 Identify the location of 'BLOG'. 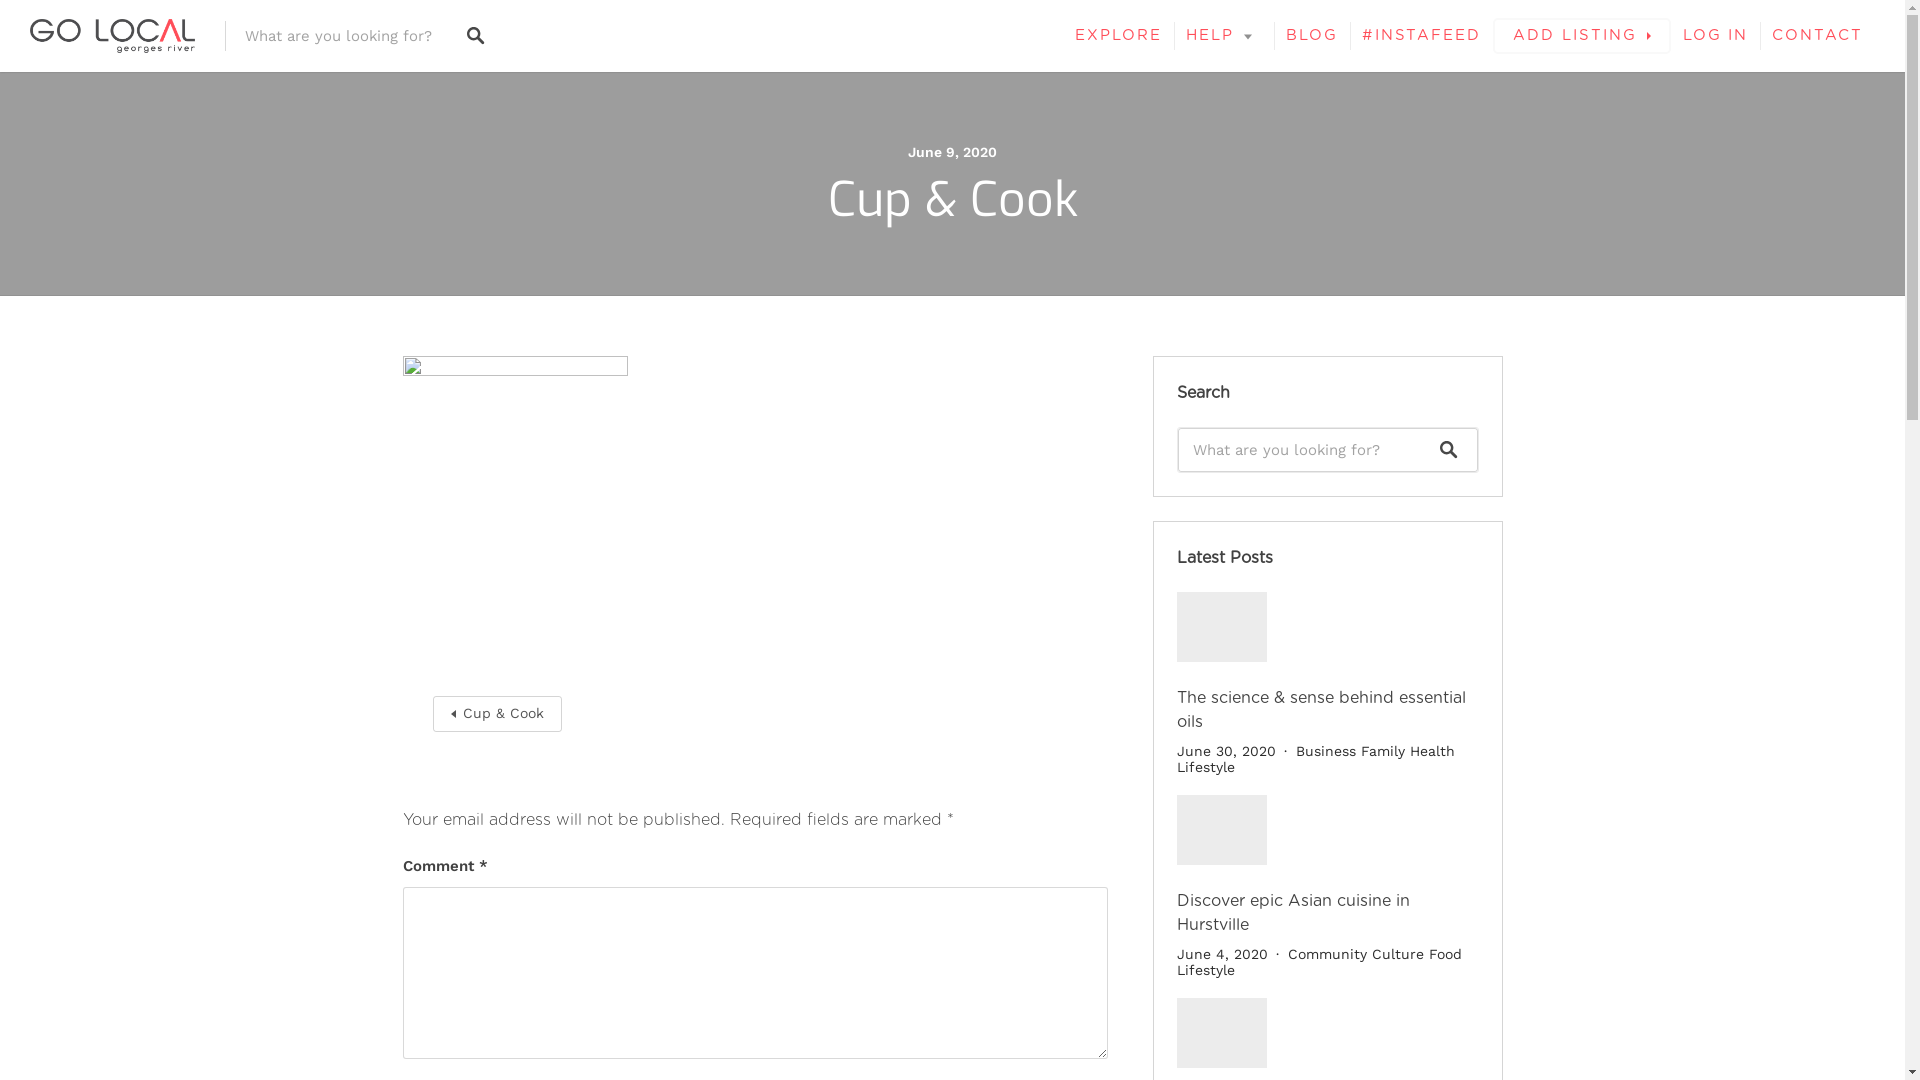
(1311, 36).